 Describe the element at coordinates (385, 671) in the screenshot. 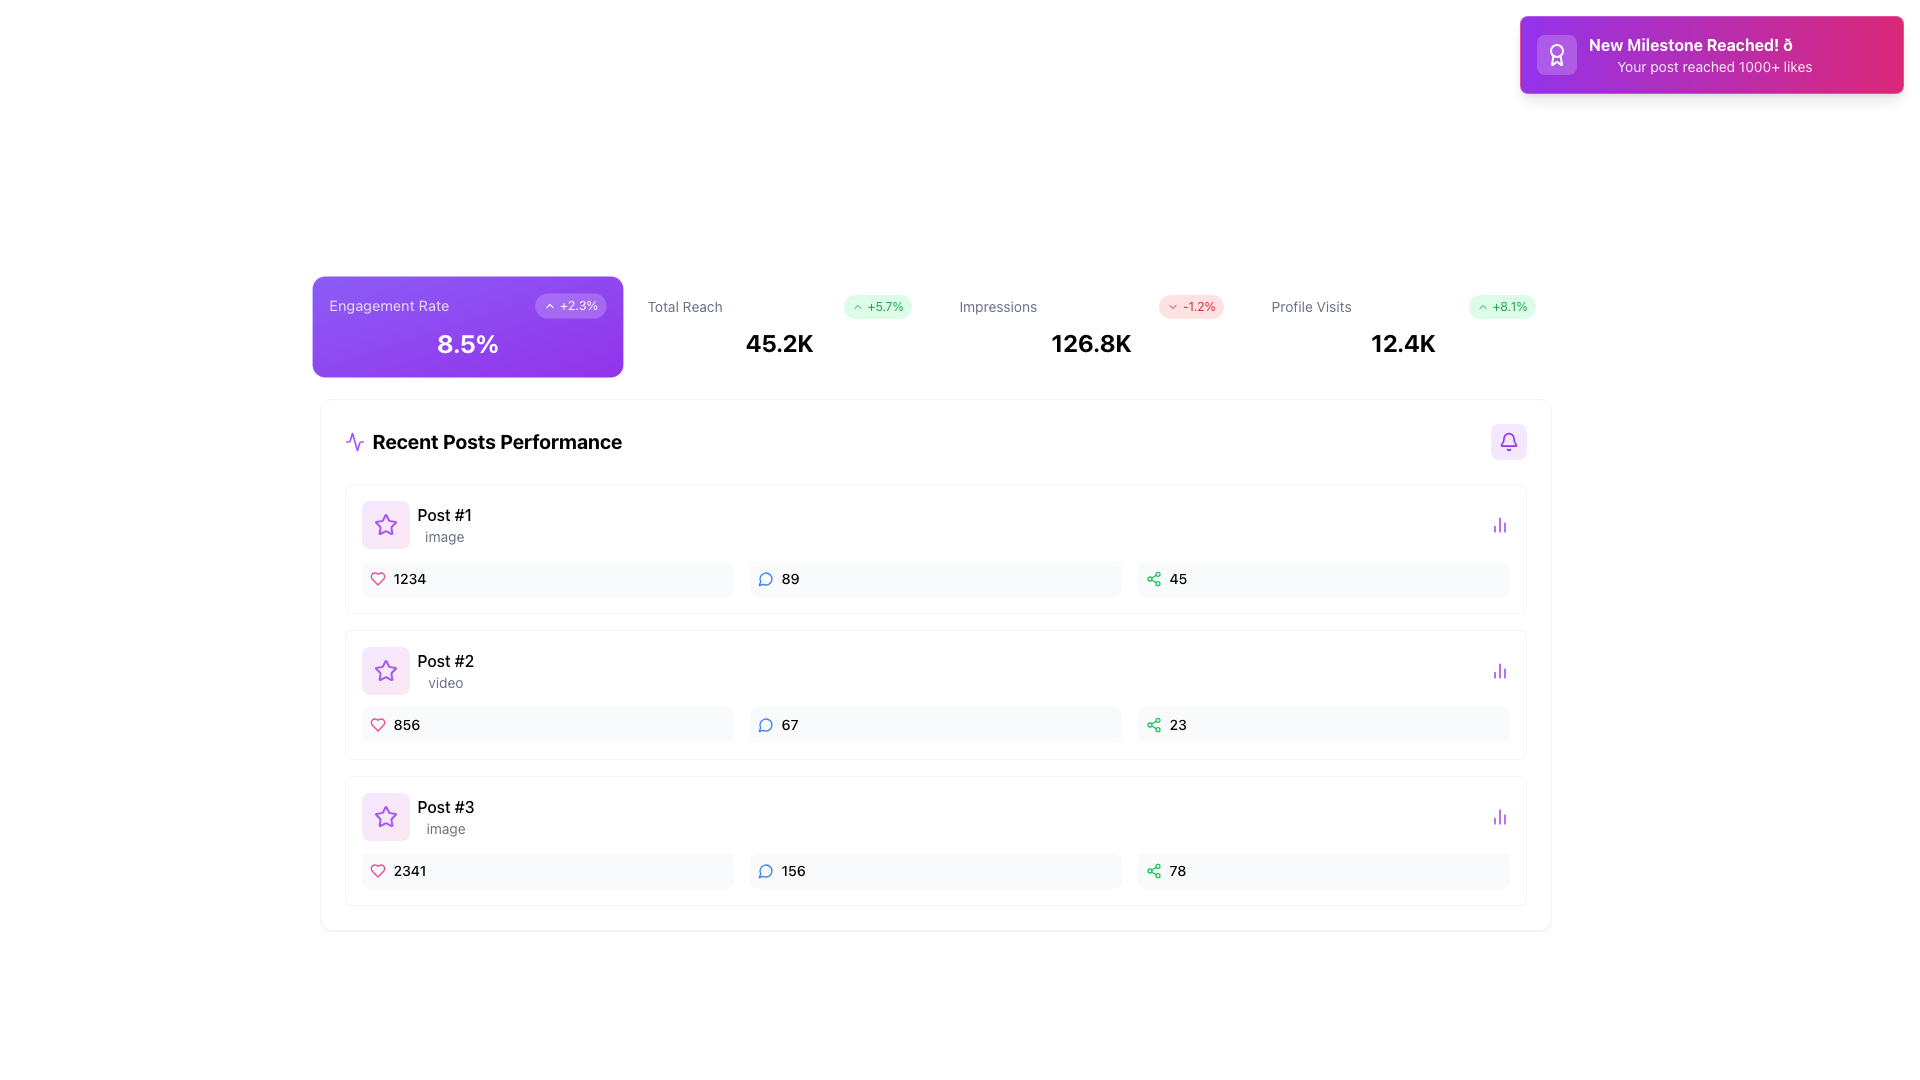

I see `the purple star-shaped icon located in the 'Recent Posts Performance' section, specifically in the 'Post #1' row, for visual information` at that location.